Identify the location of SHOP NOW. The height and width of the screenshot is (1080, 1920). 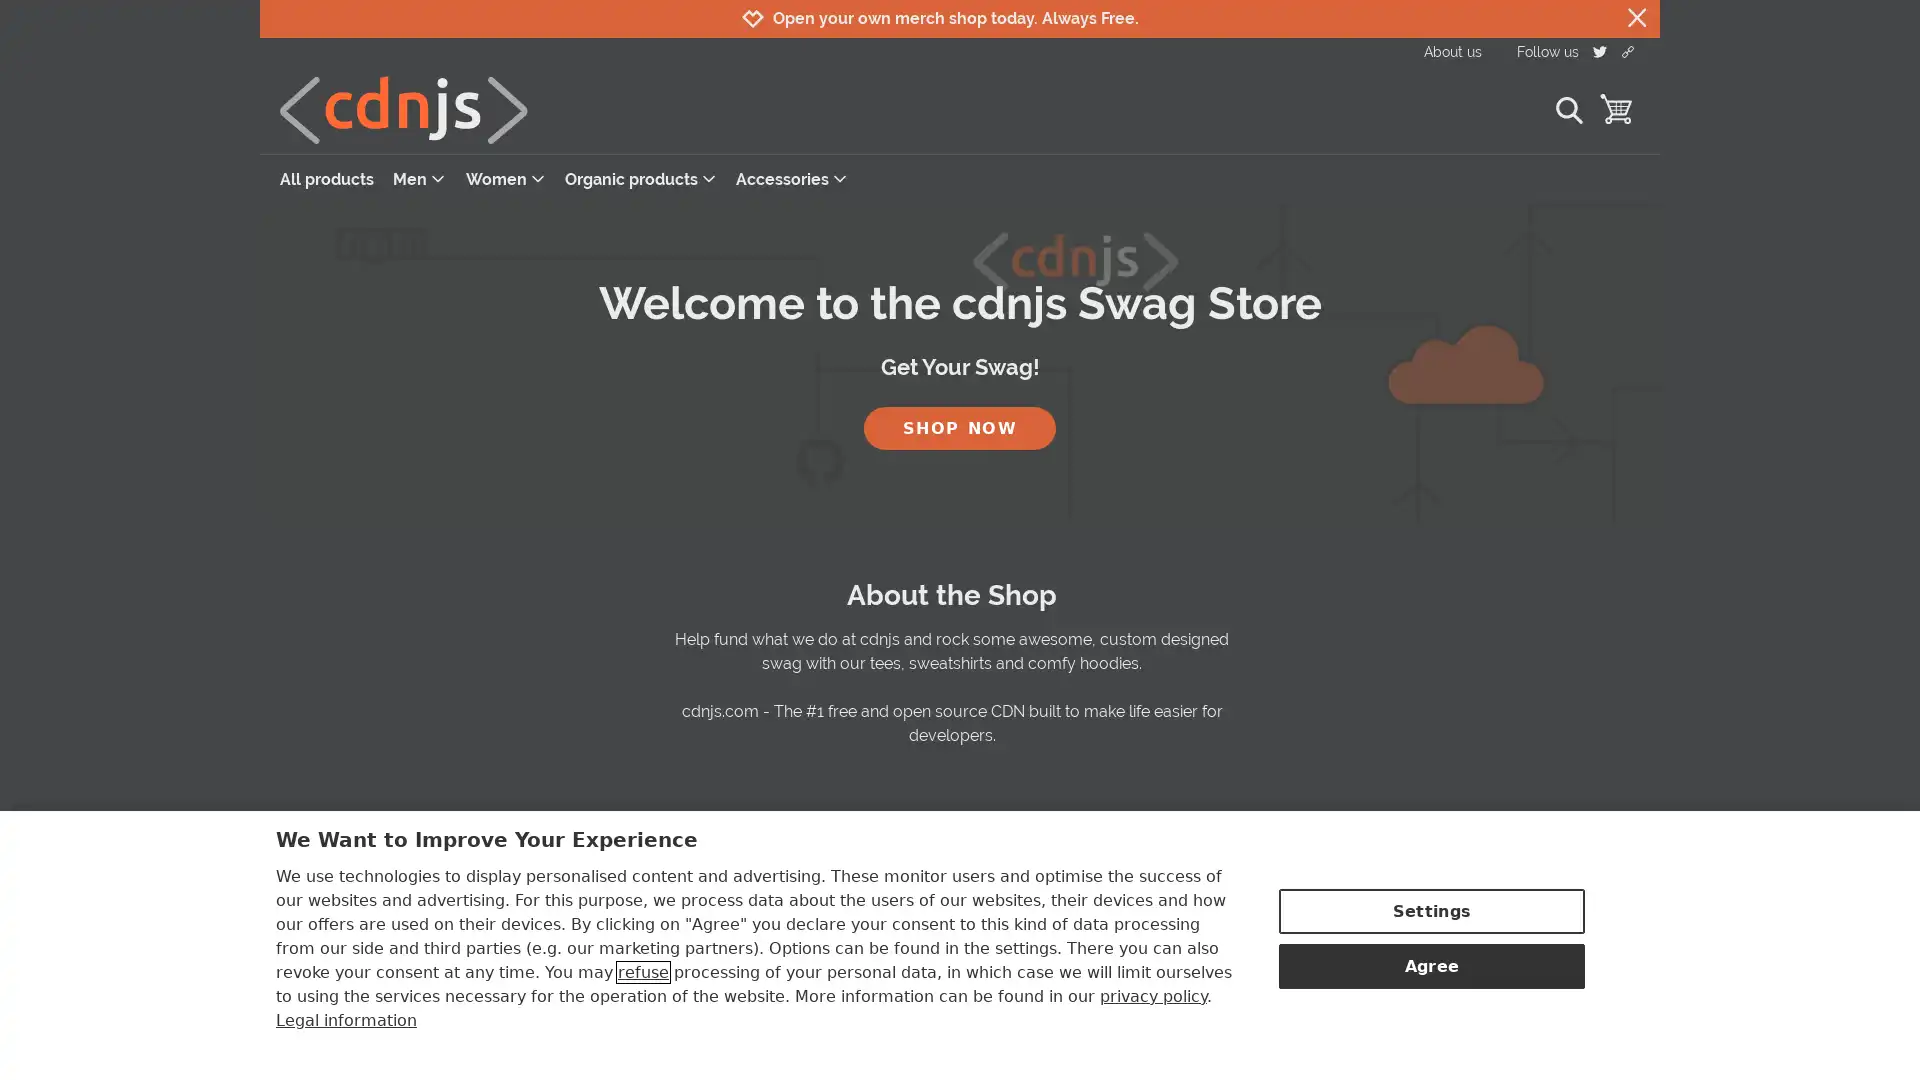
(960, 426).